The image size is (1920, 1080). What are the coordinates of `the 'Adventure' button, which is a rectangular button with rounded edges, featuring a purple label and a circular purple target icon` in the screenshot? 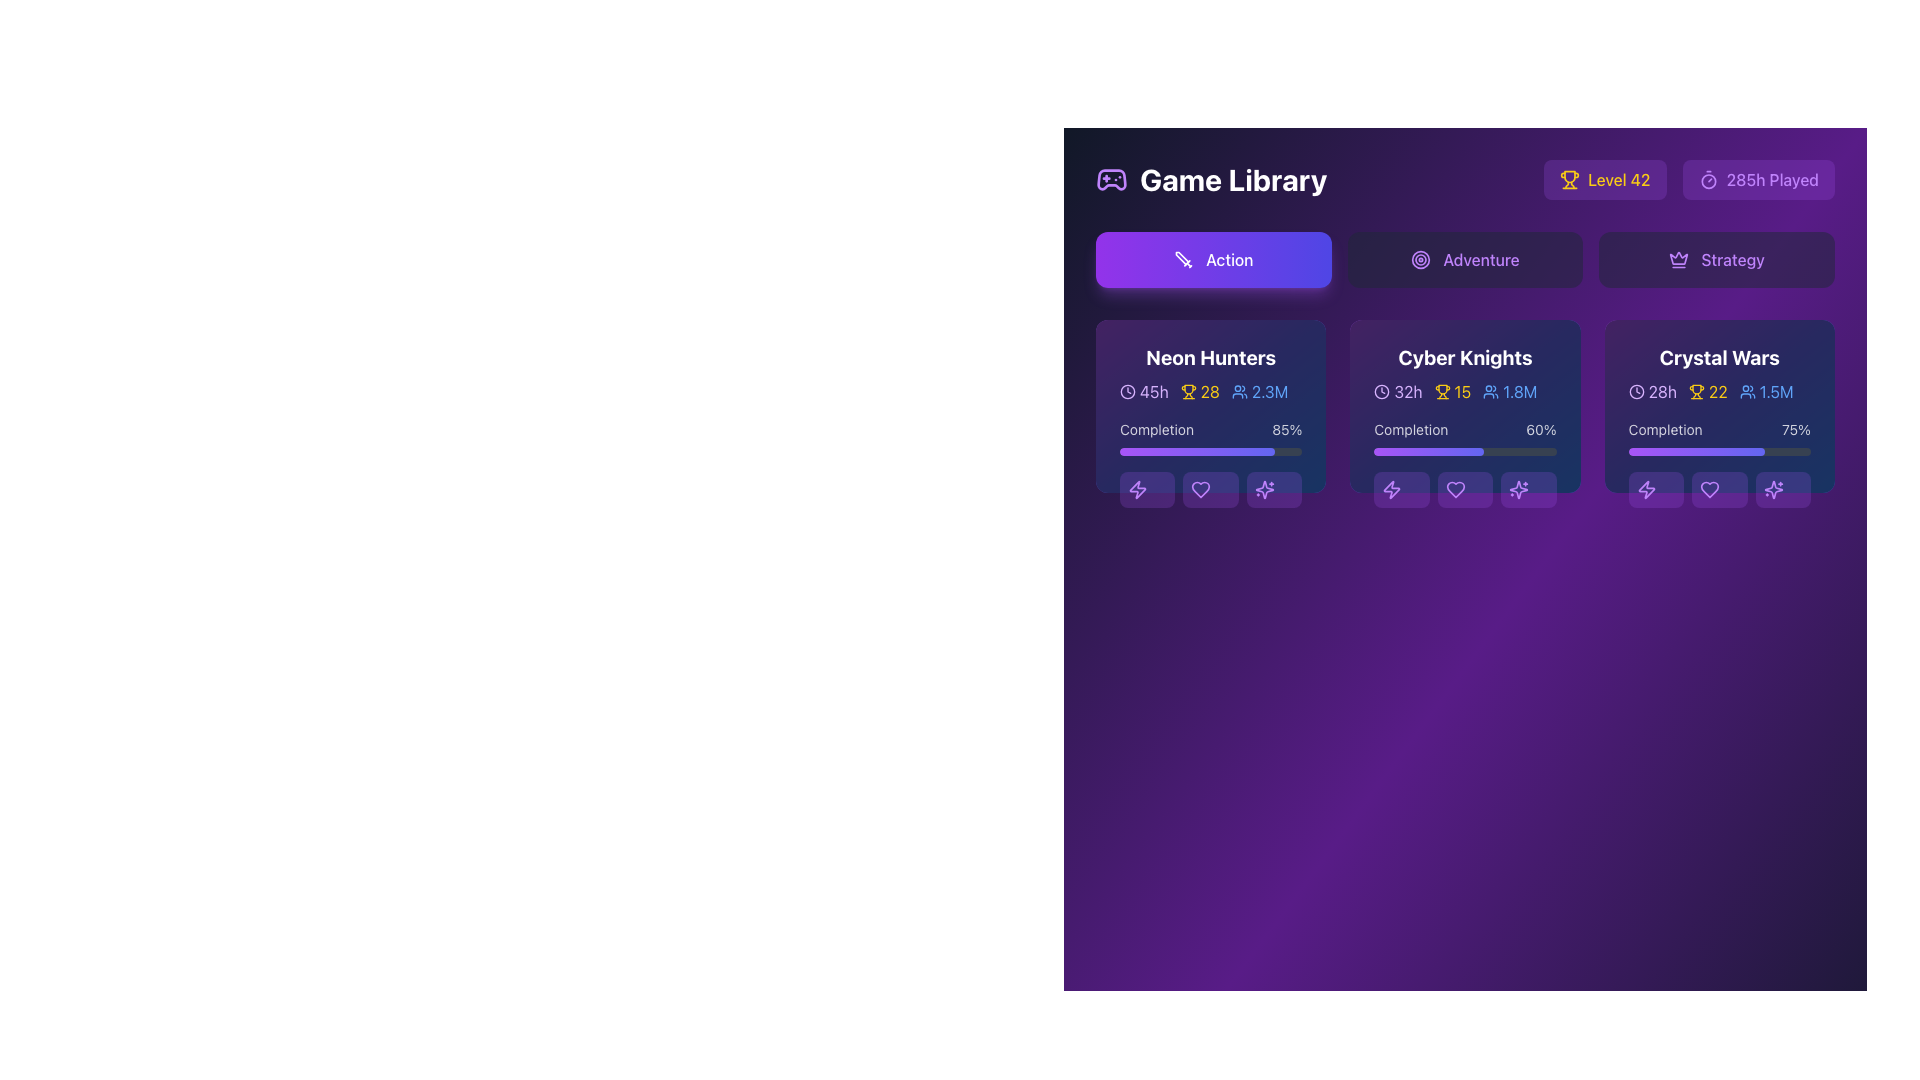 It's located at (1465, 258).